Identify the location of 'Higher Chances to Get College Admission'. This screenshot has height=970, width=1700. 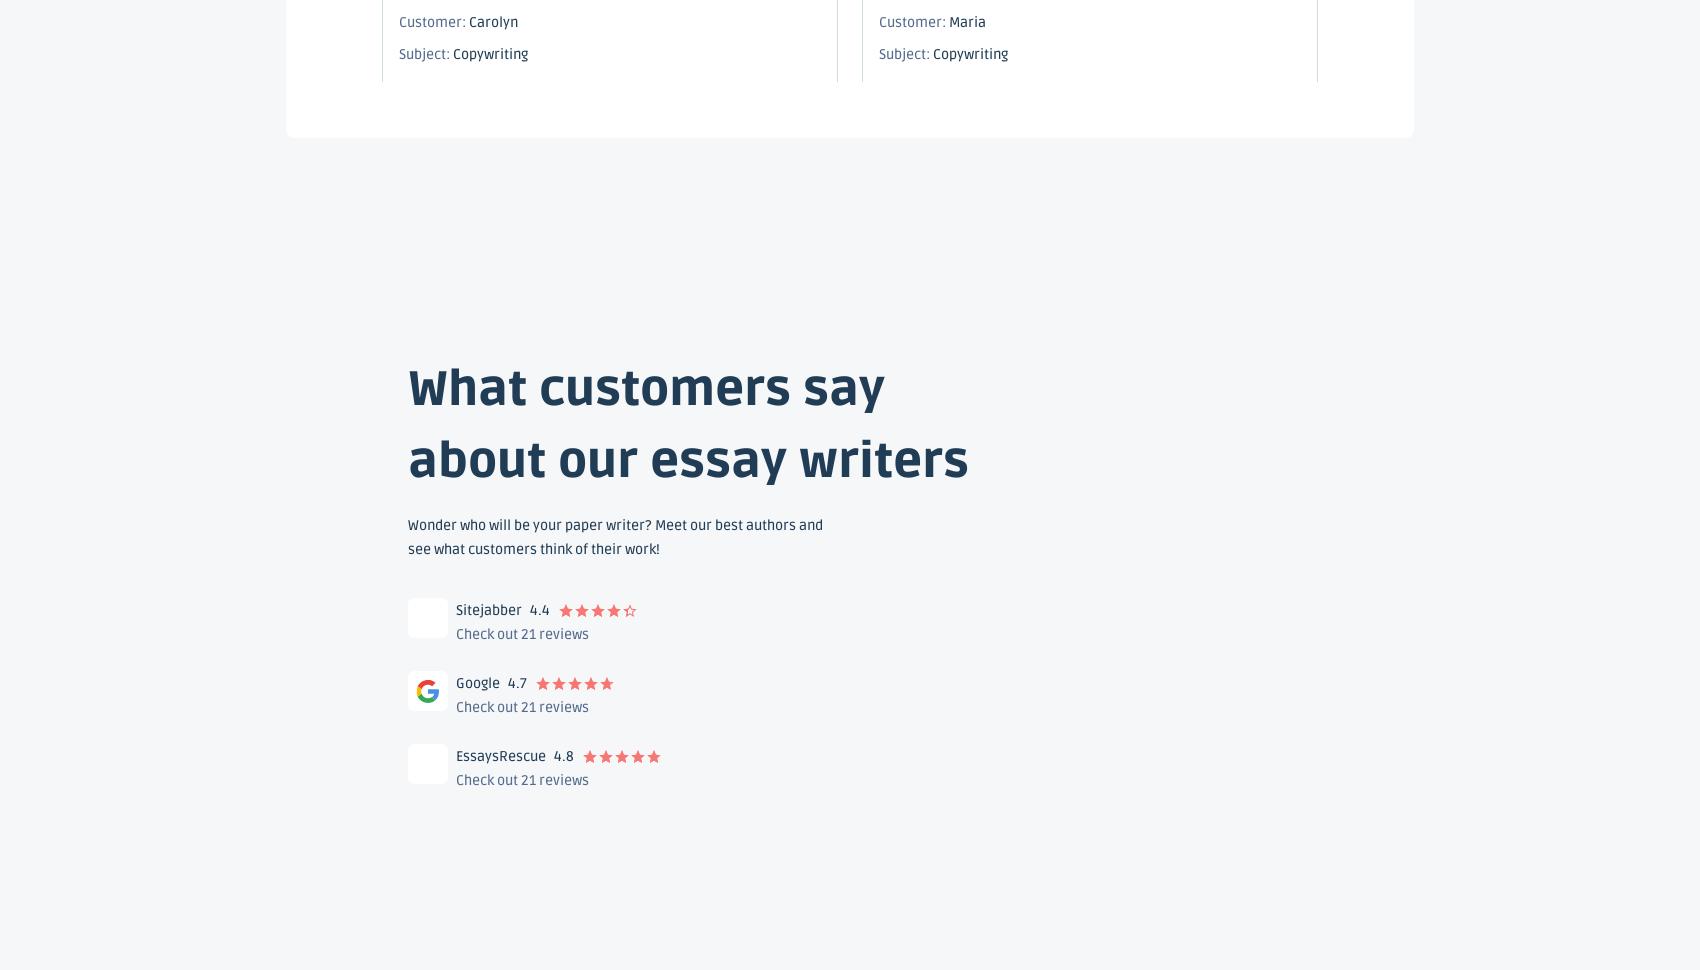
(606, 396).